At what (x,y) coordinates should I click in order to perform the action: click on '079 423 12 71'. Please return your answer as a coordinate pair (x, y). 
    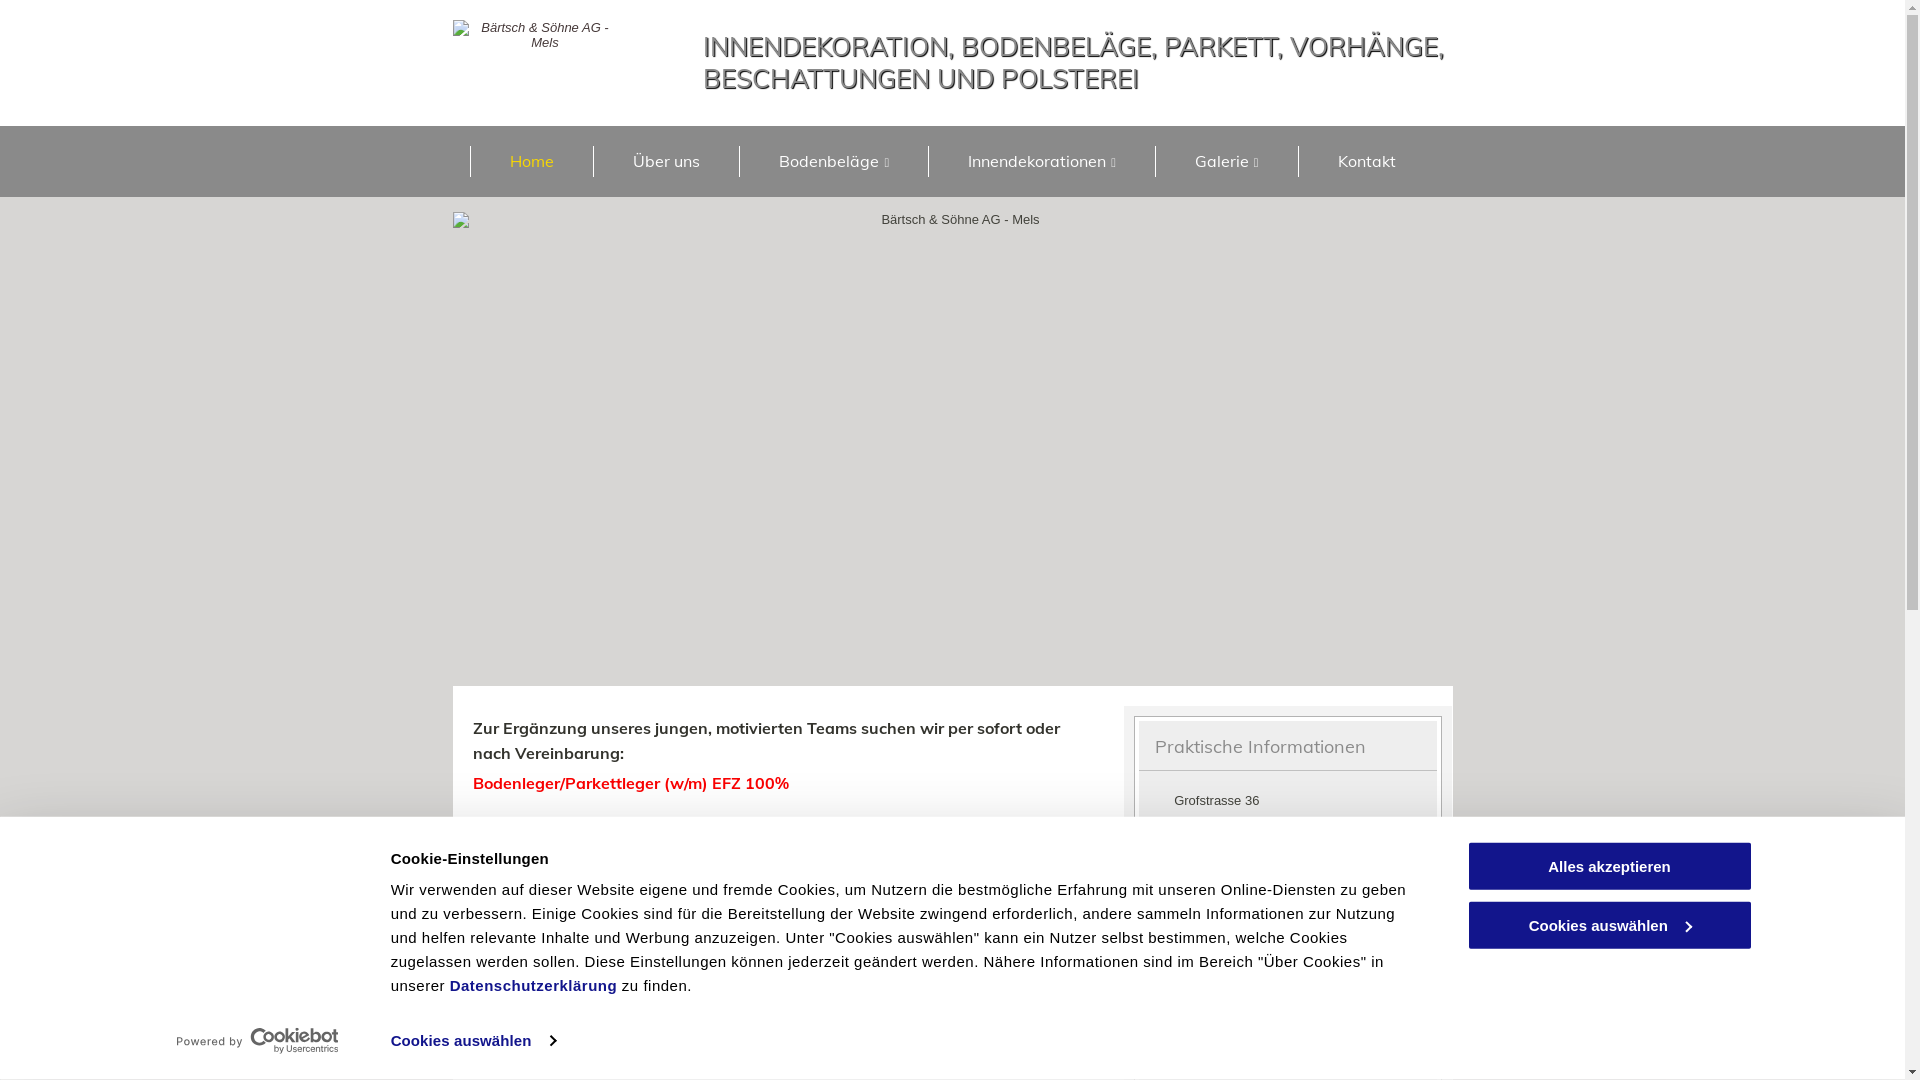
    Looking at the image, I should click on (1227, 918).